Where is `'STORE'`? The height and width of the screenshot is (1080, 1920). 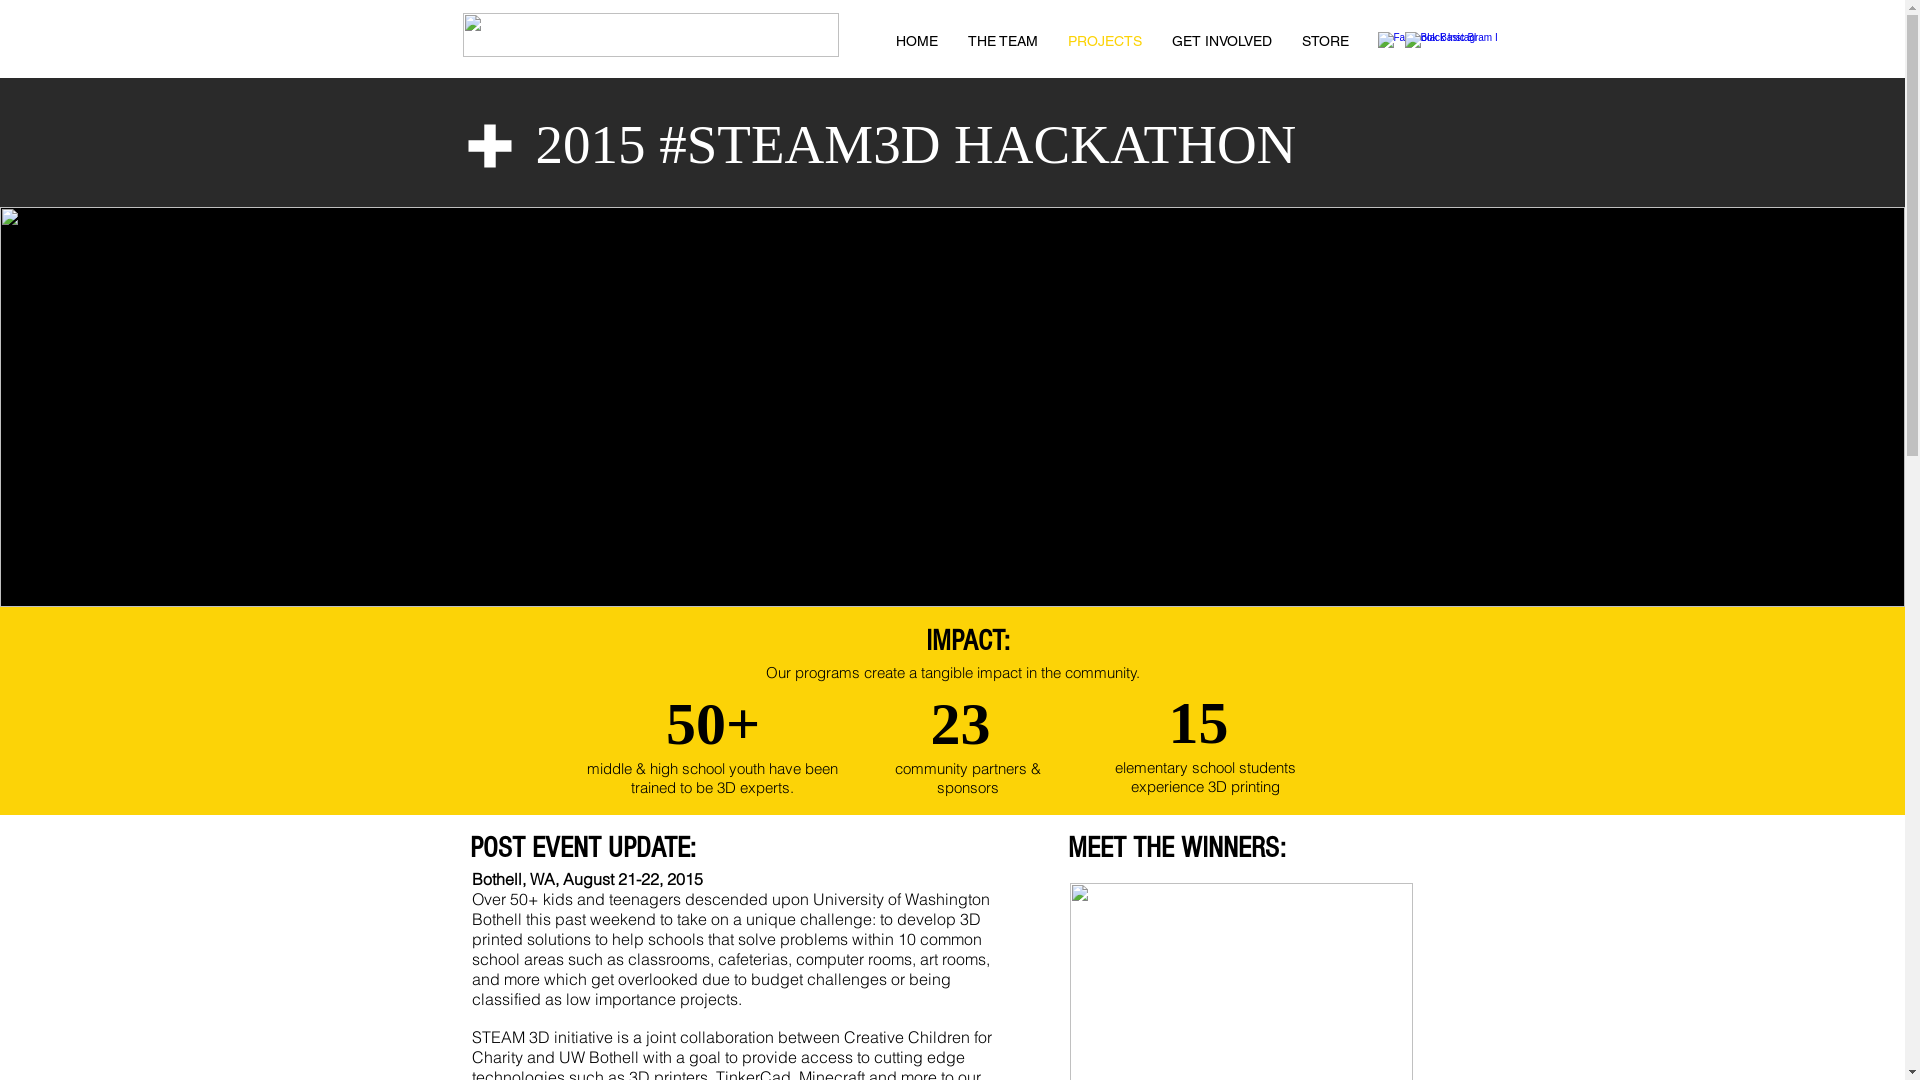 'STORE' is located at coordinates (1286, 41).